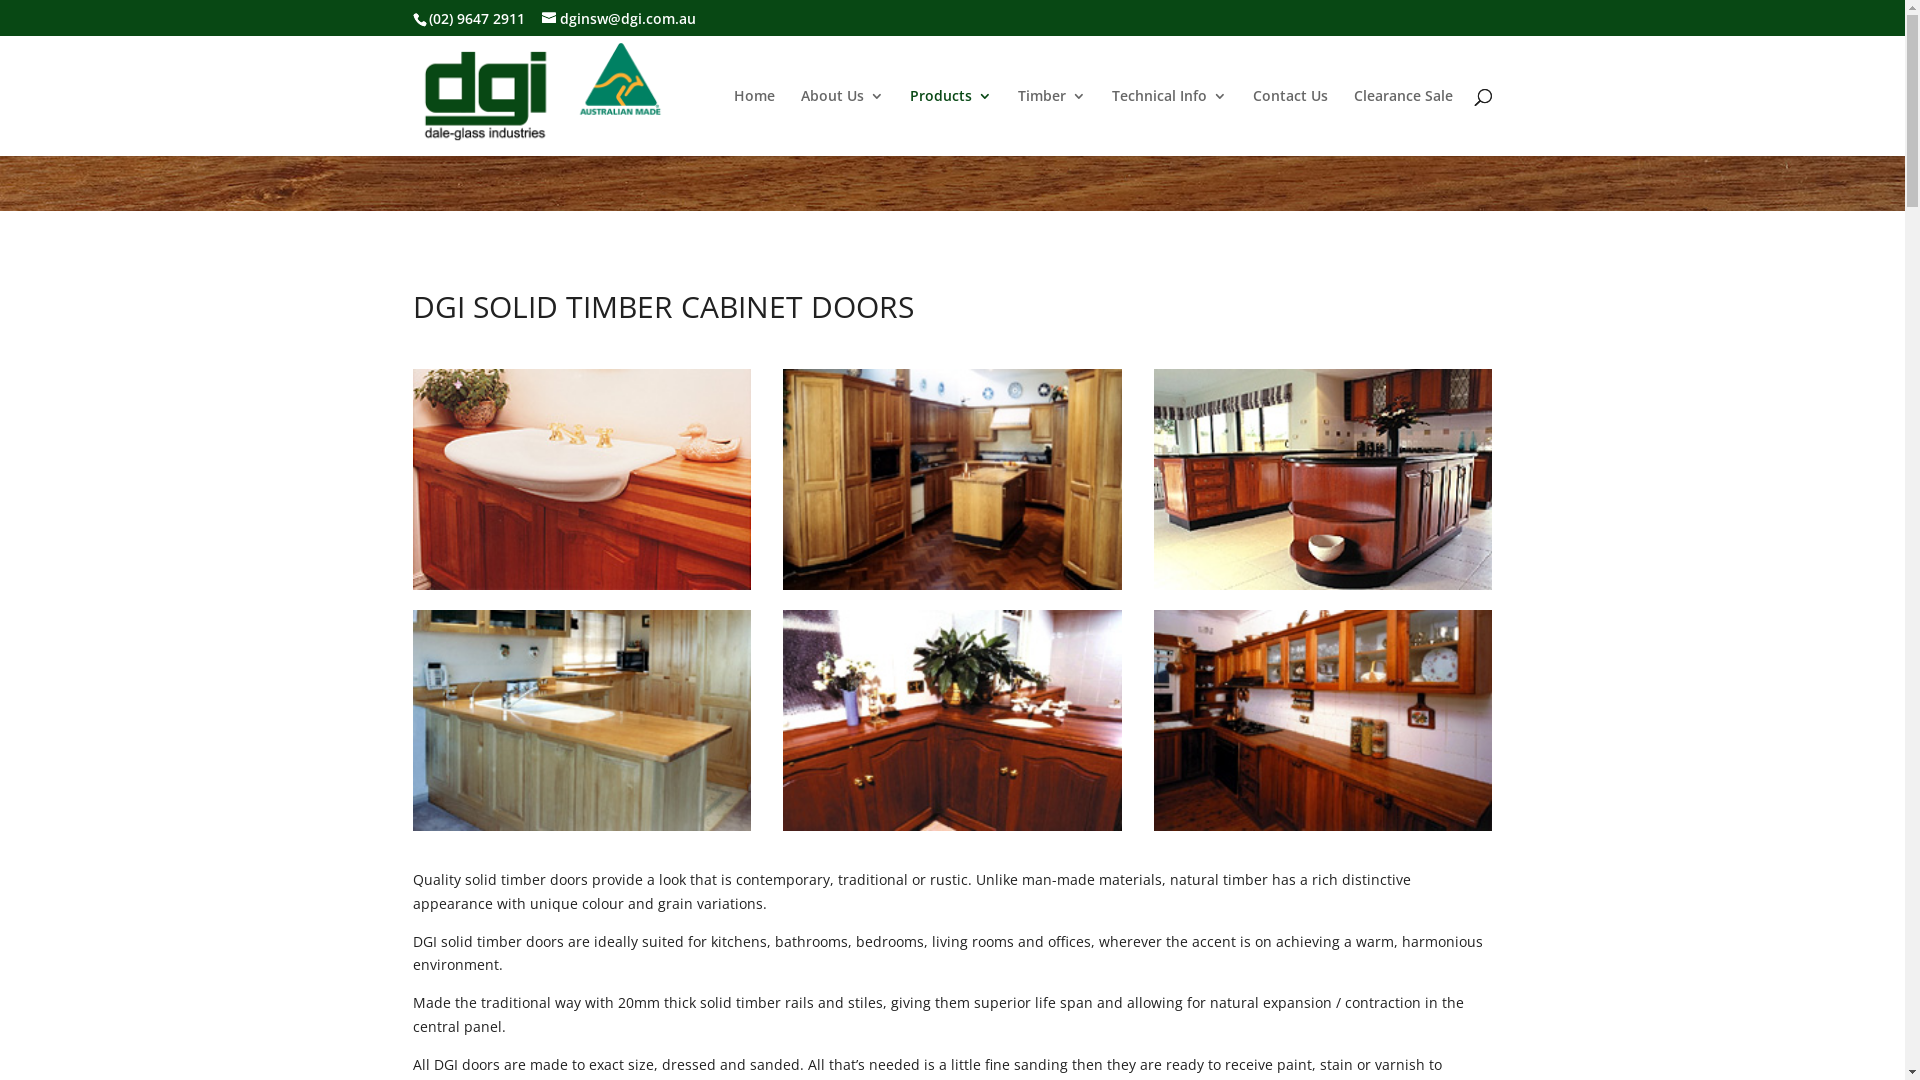 This screenshot has width=1920, height=1080. What do you see at coordinates (618, 17) in the screenshot?
I see `'dginsw@dgi.com.au'` at bounding box center [618, 17].